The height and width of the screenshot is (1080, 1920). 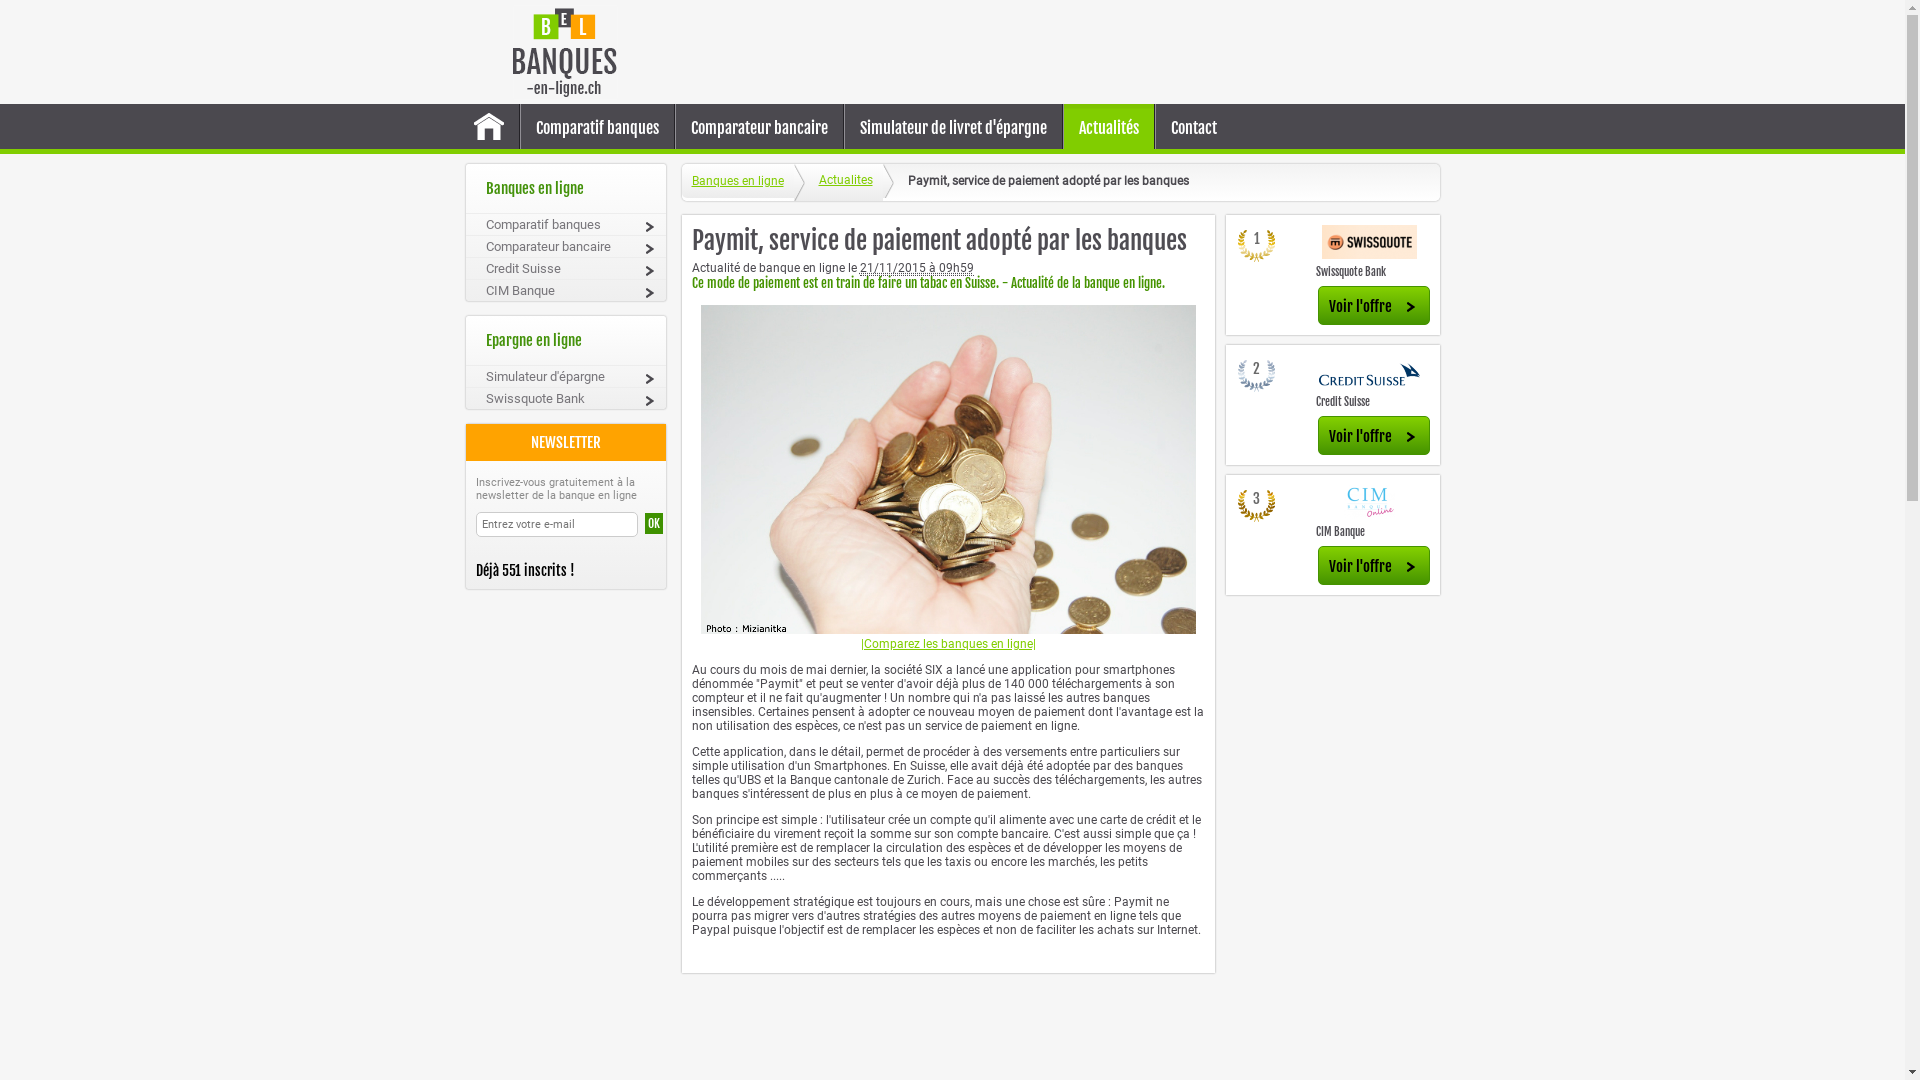 I want to click on 'Voir l'offre', so click(x=1372, y=305).